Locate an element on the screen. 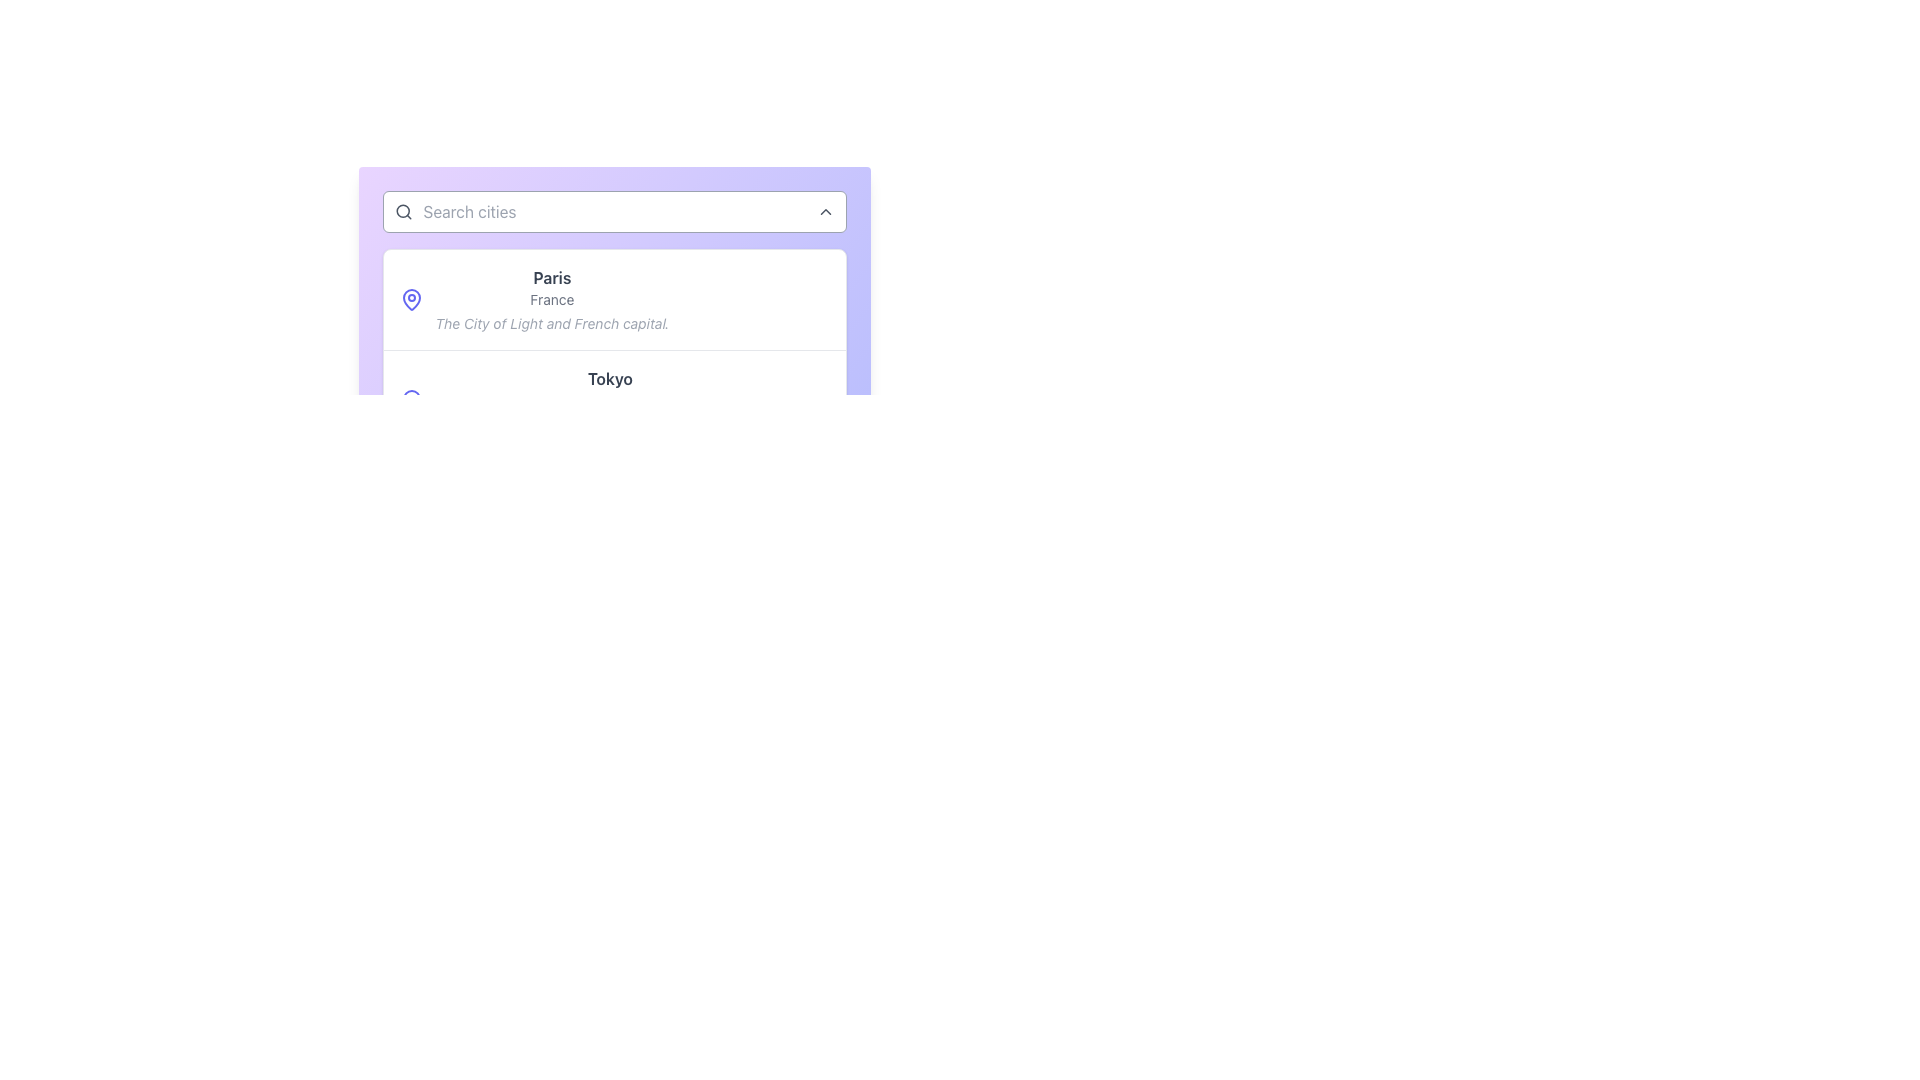 Image resolution: width=1920 pixels, height=1080 pixels. the small upward-facing chevron icon button located at the top-right corner of the 'Search cities' input field is located at coordinates (825, 212).